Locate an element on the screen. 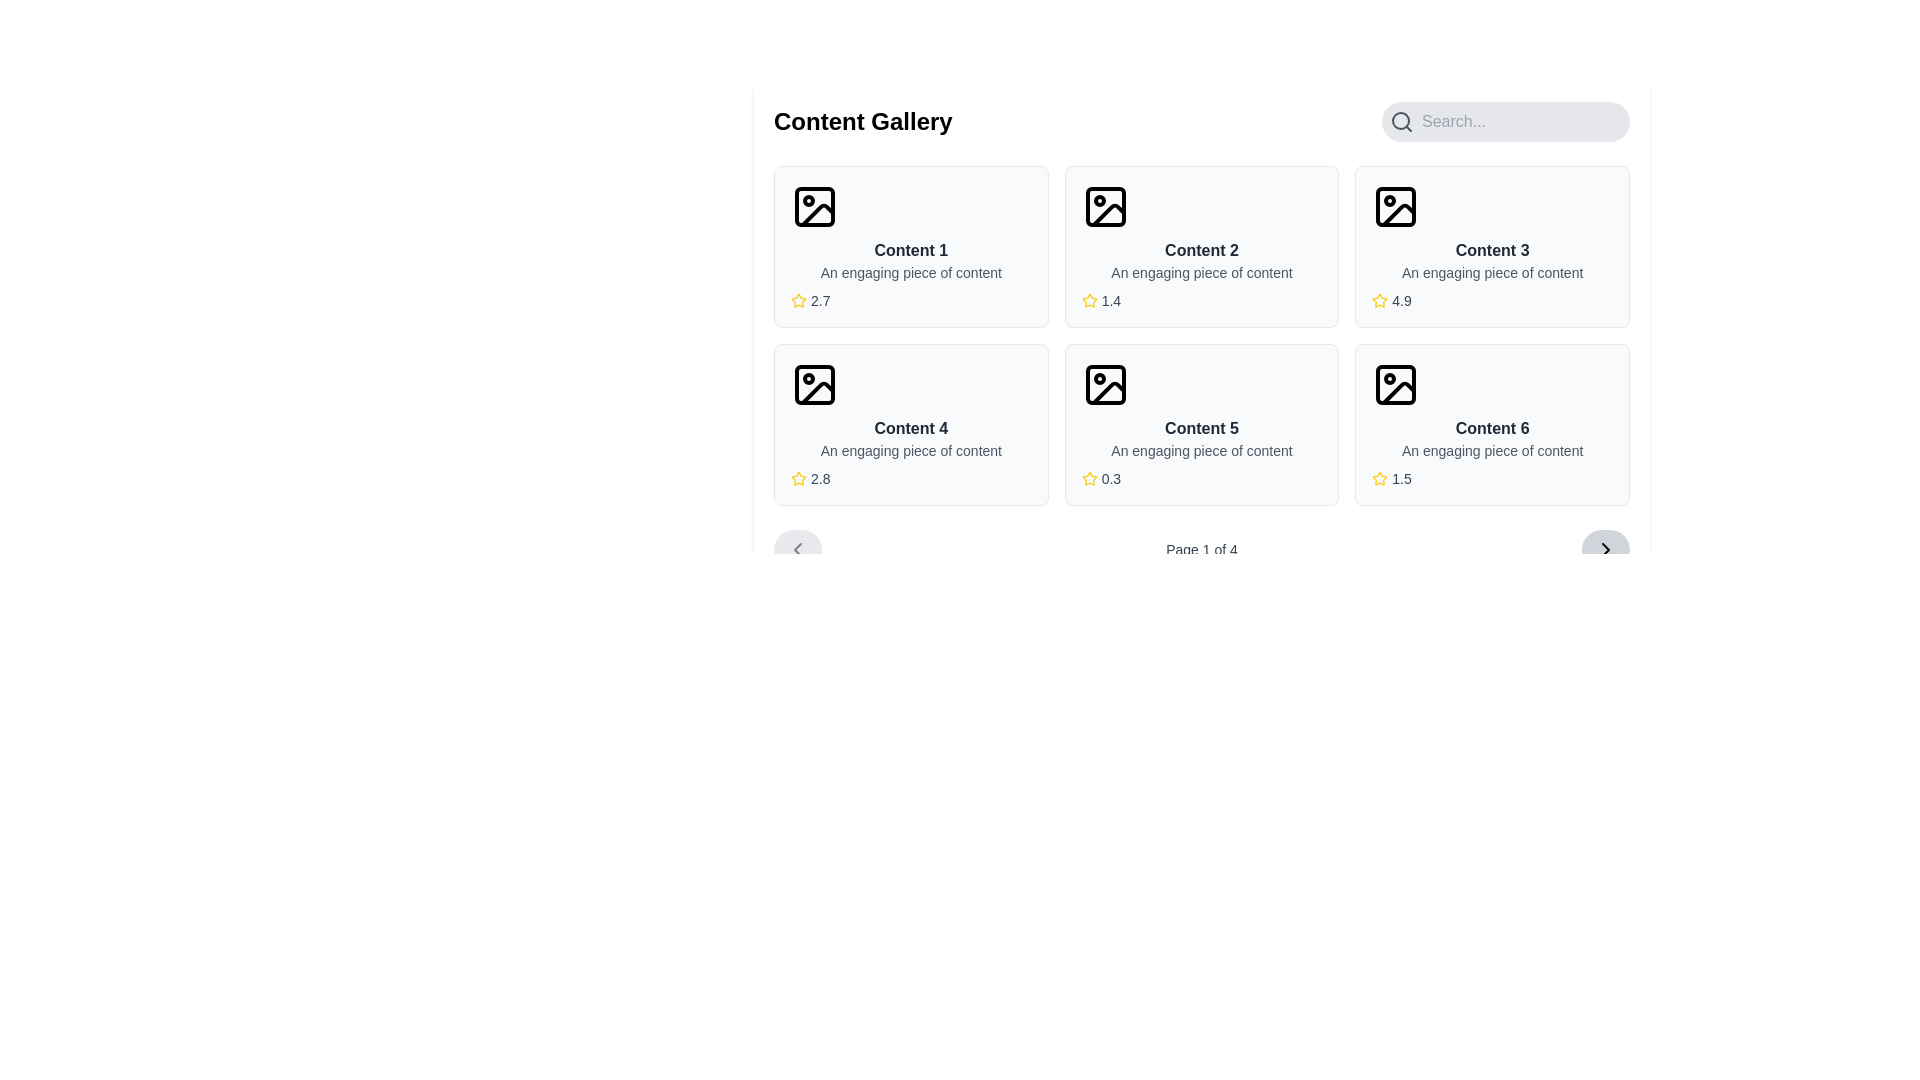 Image resolution: width=1920 pixels, height=1080 pixels. rating value displayed as '4.9' in gray text, located next to the yellow star icon in the third content card under 'Content 3' is located at coordinates (1400, 300).